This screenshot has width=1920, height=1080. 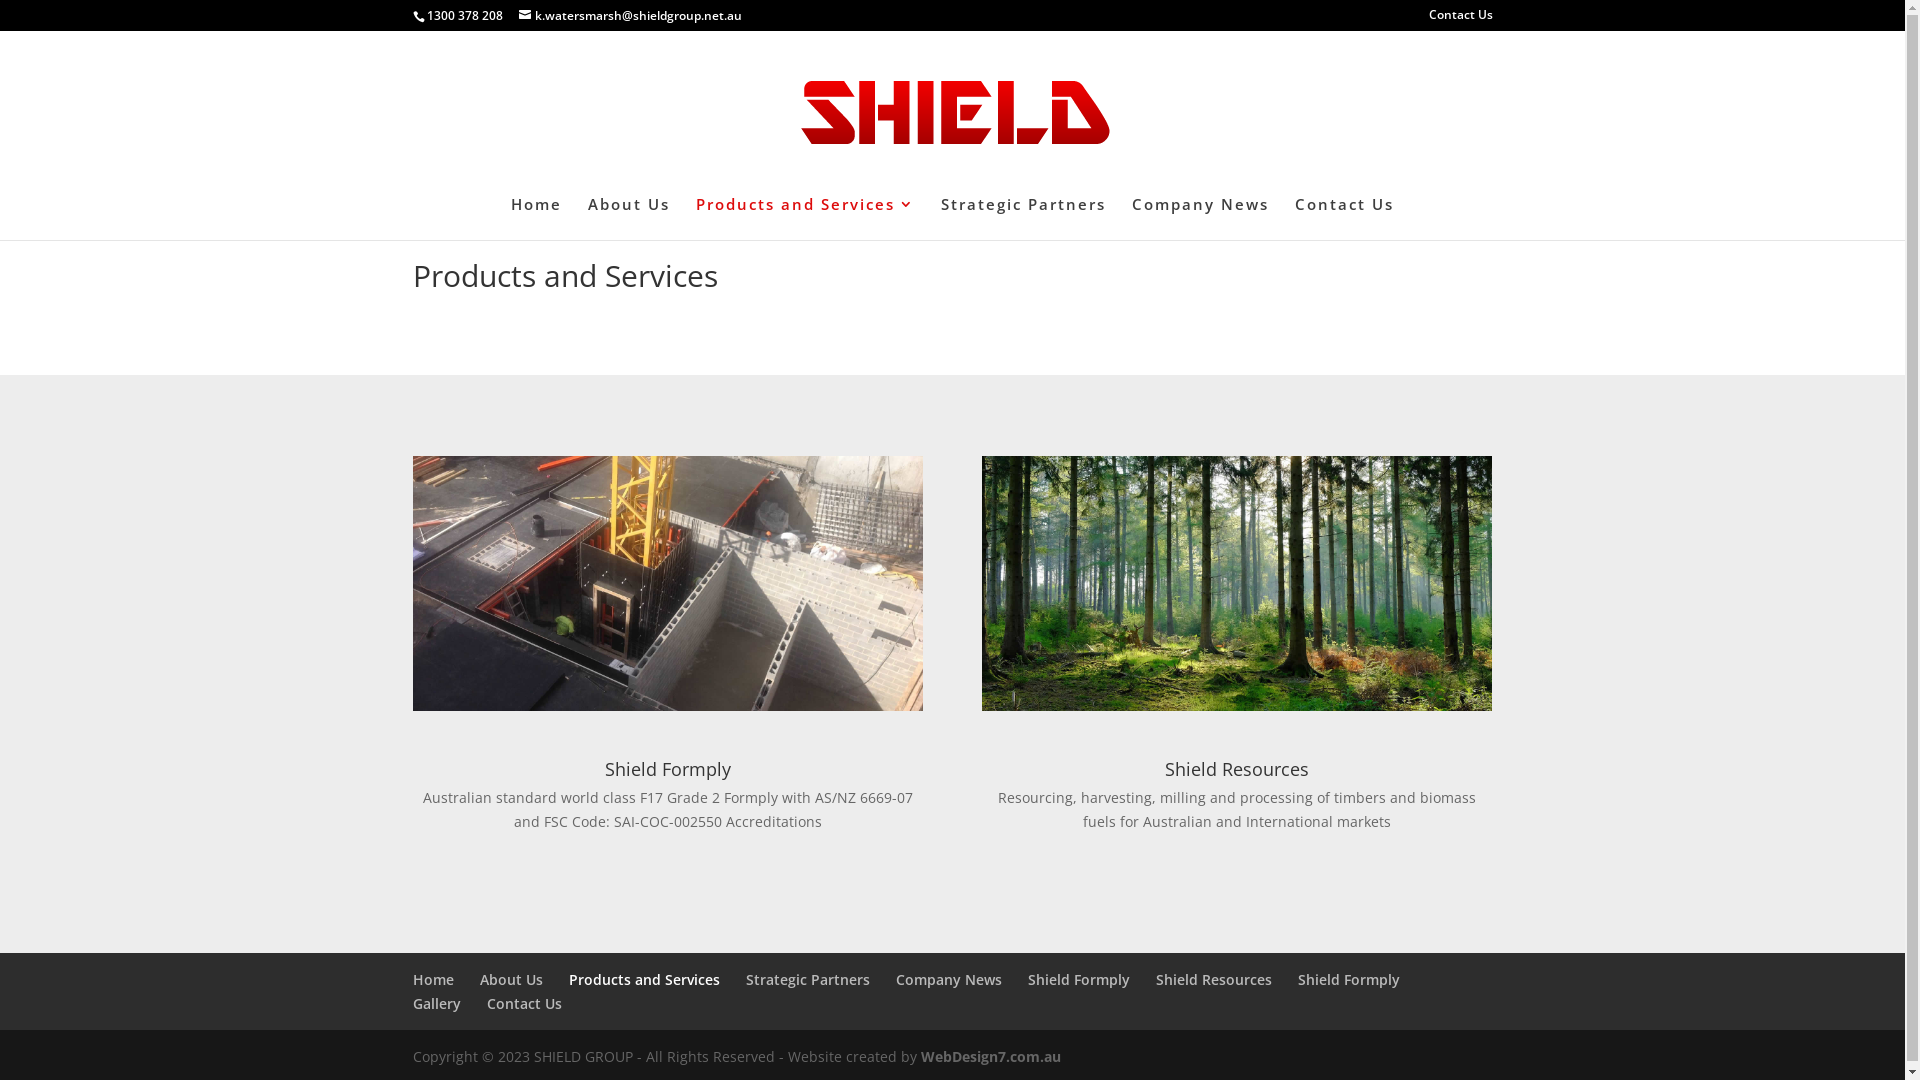 What do you see at coordinates (1200, 218) in the screenshot?
I see `'Company News'` at bounding box center [1200, 218].